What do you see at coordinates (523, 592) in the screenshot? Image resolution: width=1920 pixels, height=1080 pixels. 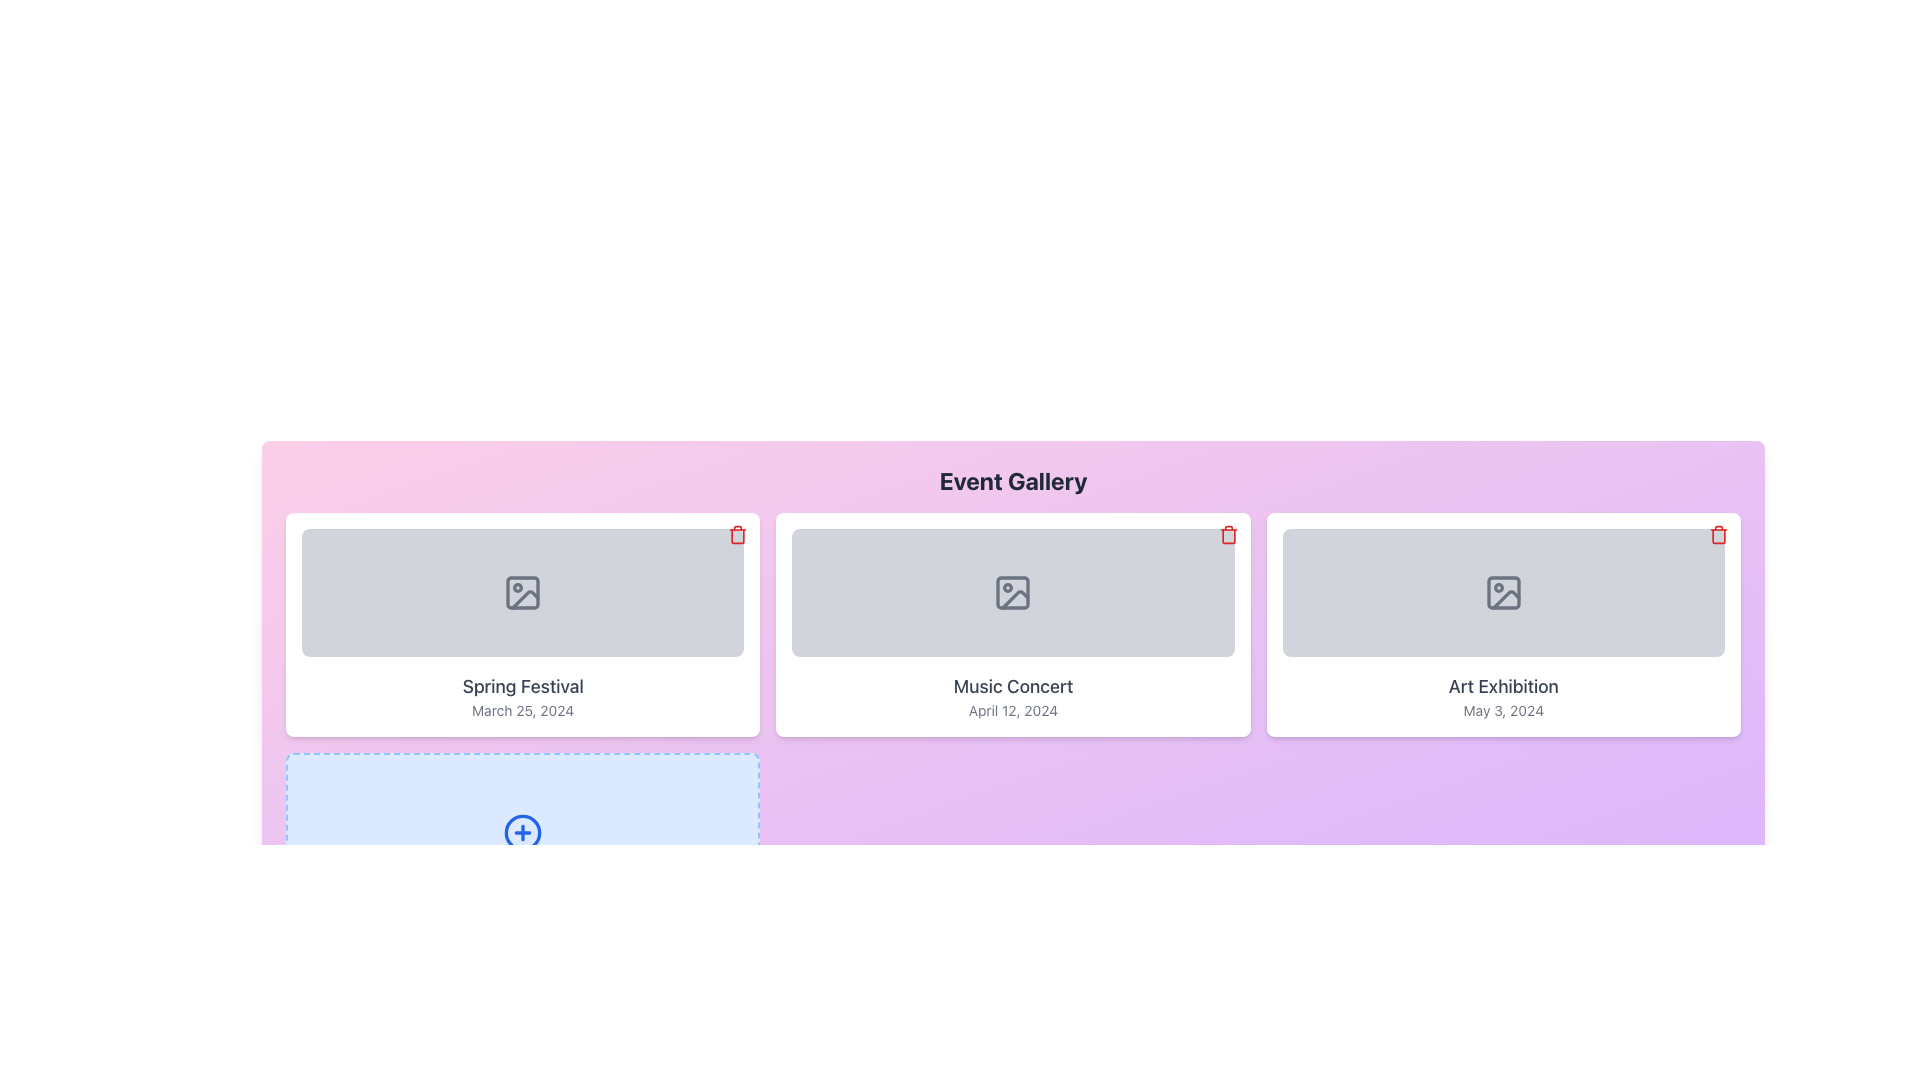 I see `the decorative rectangle within the image placeholder icon, which is positioned centrally in the left event card labeled 'Spring Festival' in the 'Event Gallery' section` at bounding box center [523, 592].